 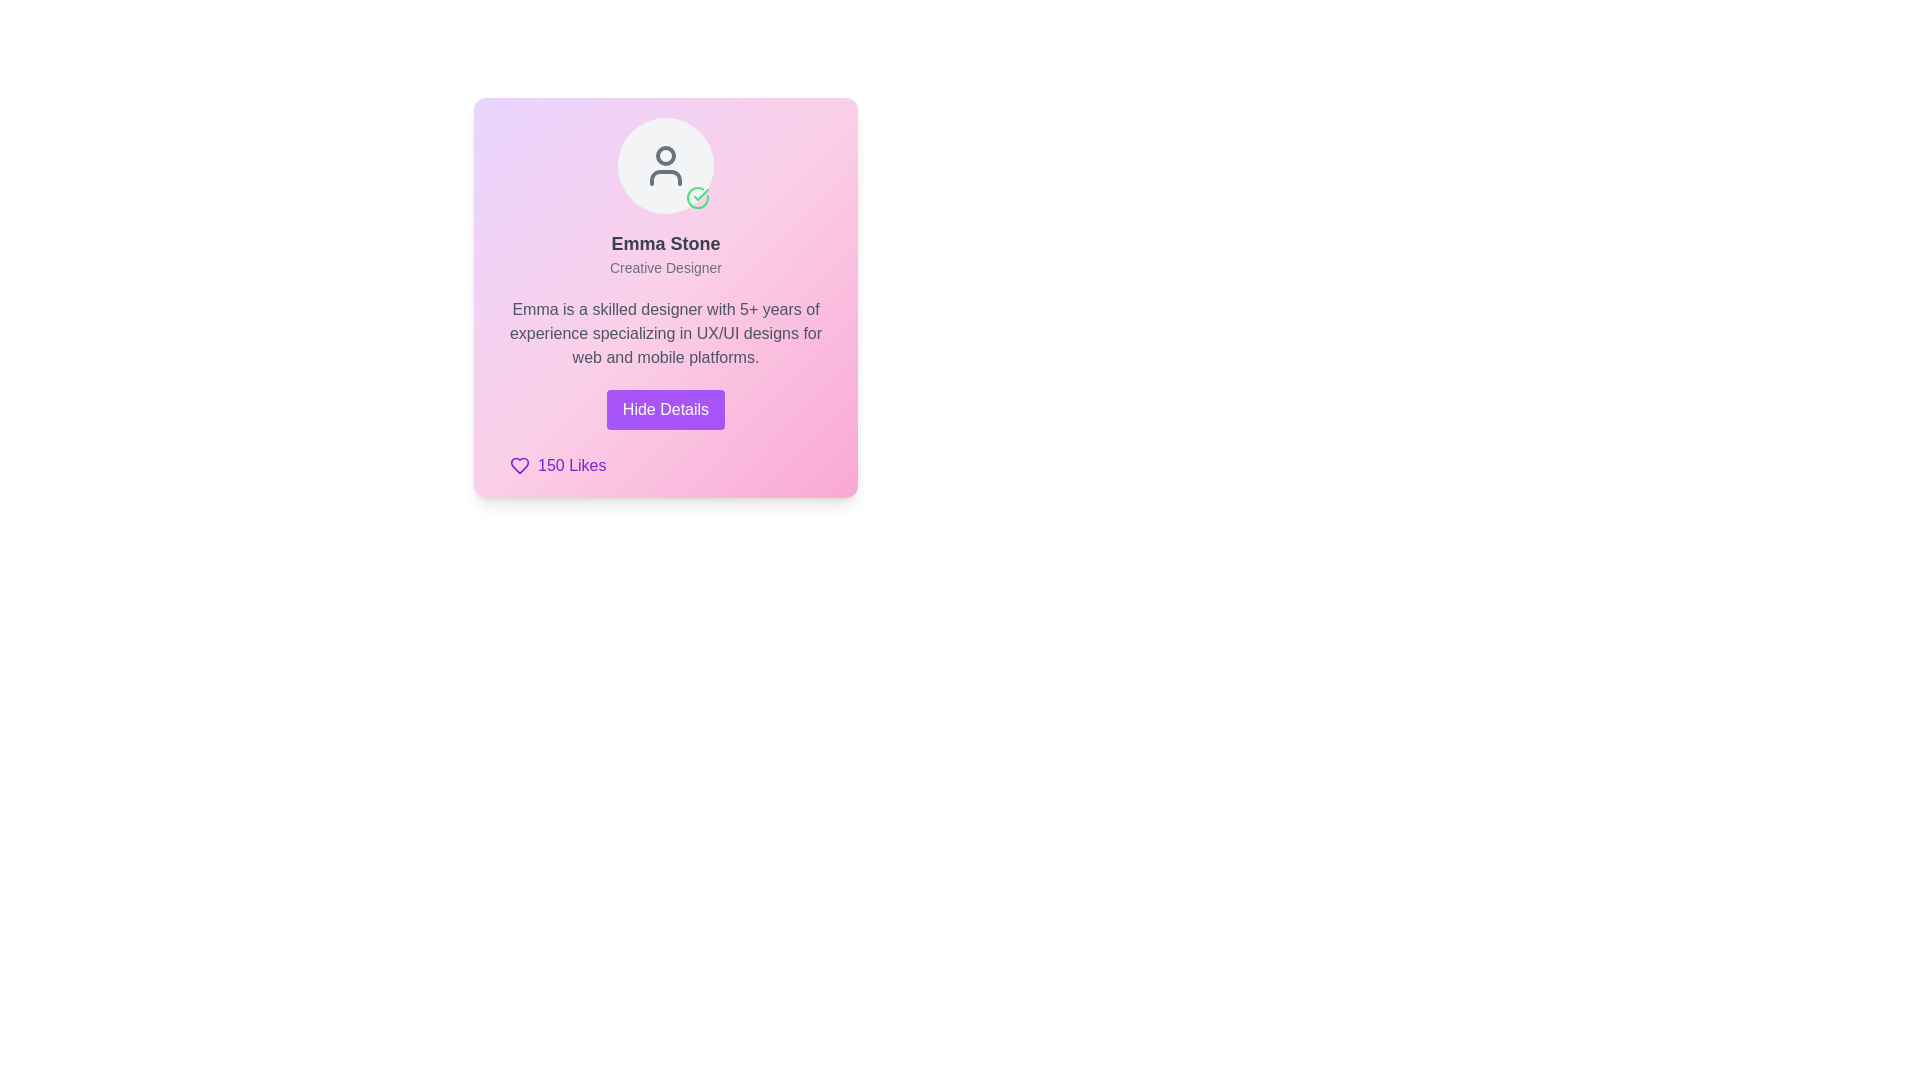 I want to click on the 'Hide Details' button with a purple background, so click(x=666, y=408).